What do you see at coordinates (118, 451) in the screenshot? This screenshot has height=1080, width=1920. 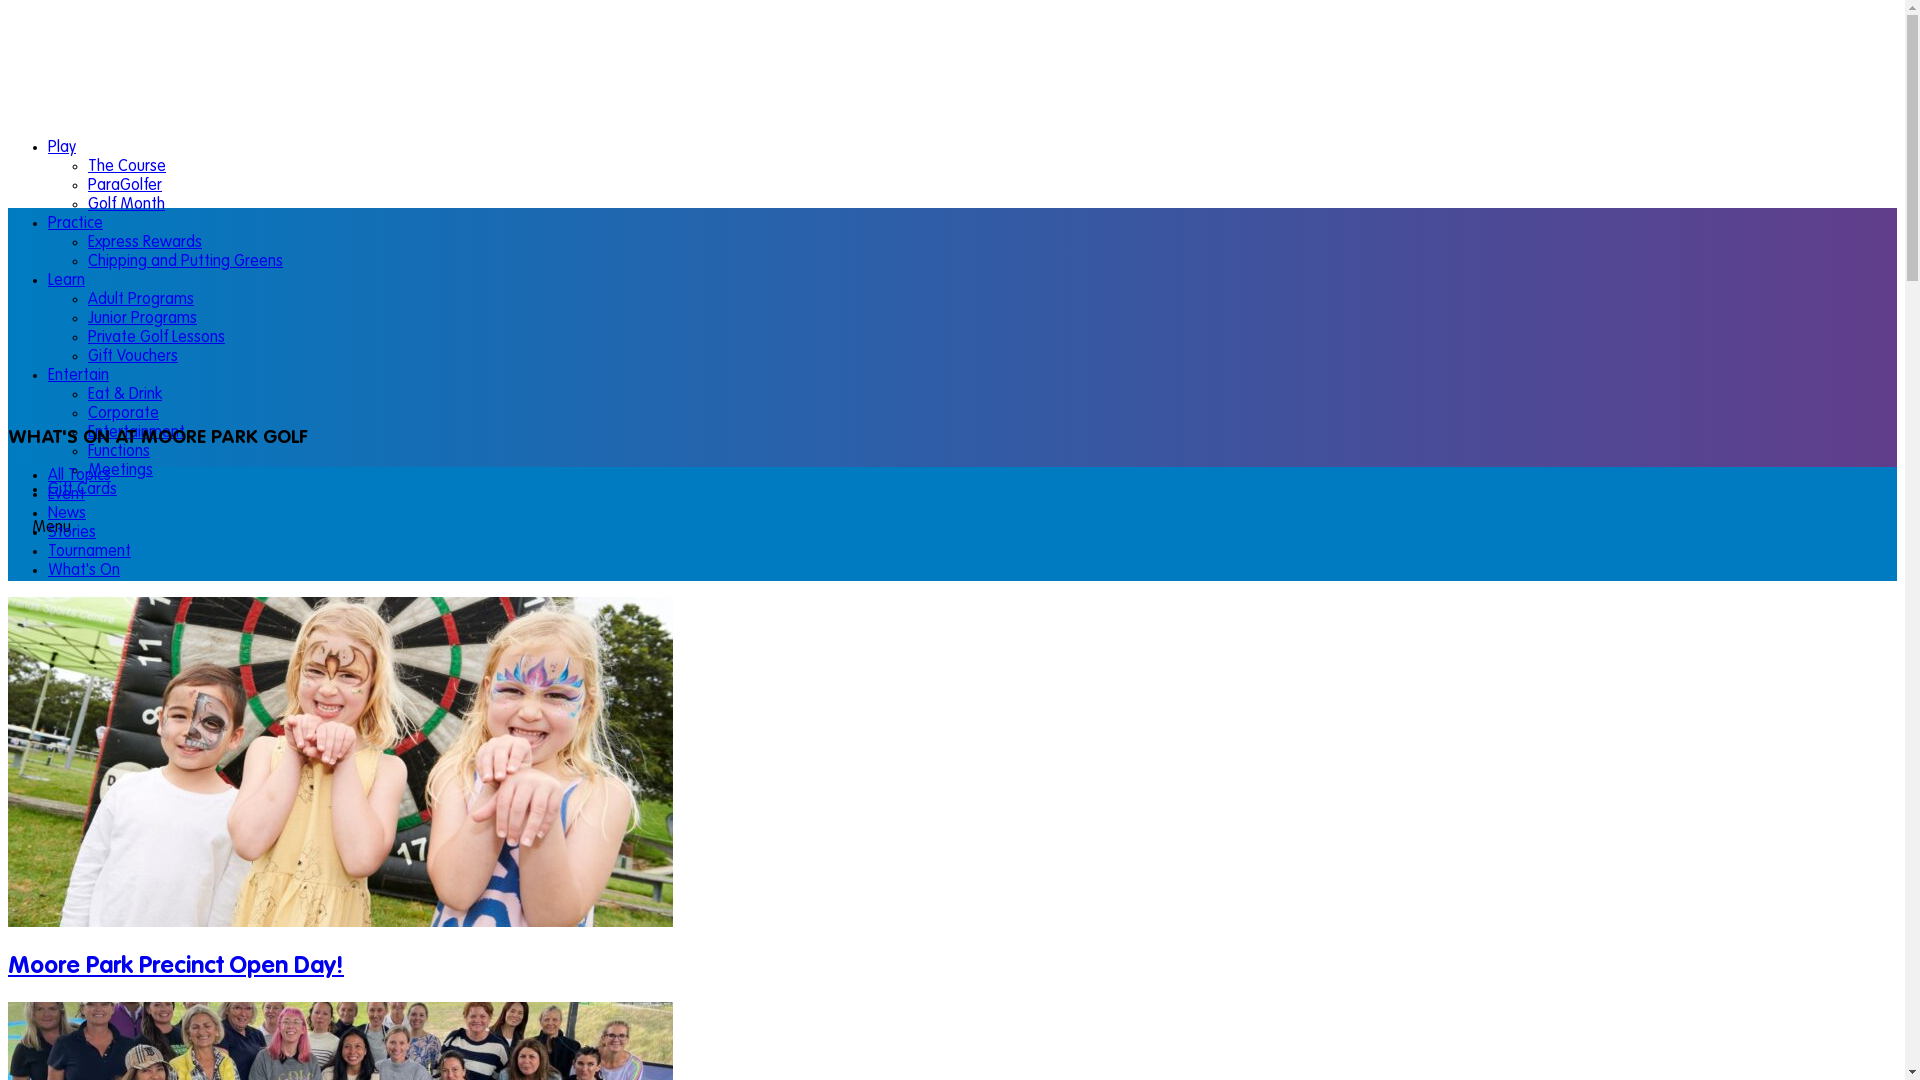 I see `'Functions'` at bounding box center [118, 451].